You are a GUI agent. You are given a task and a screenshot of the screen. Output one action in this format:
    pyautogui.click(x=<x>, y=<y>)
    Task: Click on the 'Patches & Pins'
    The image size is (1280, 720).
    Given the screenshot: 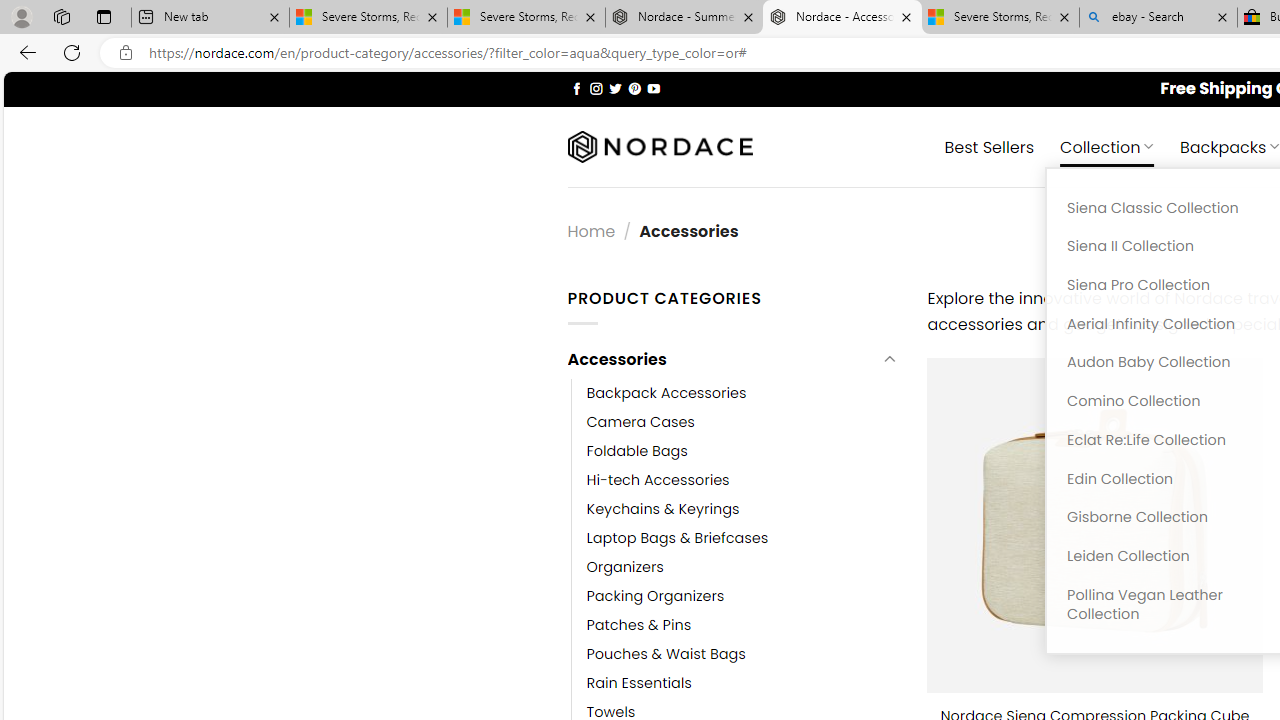 What is the action you would take?
    pyautogui.click(x=638, y=625)
    